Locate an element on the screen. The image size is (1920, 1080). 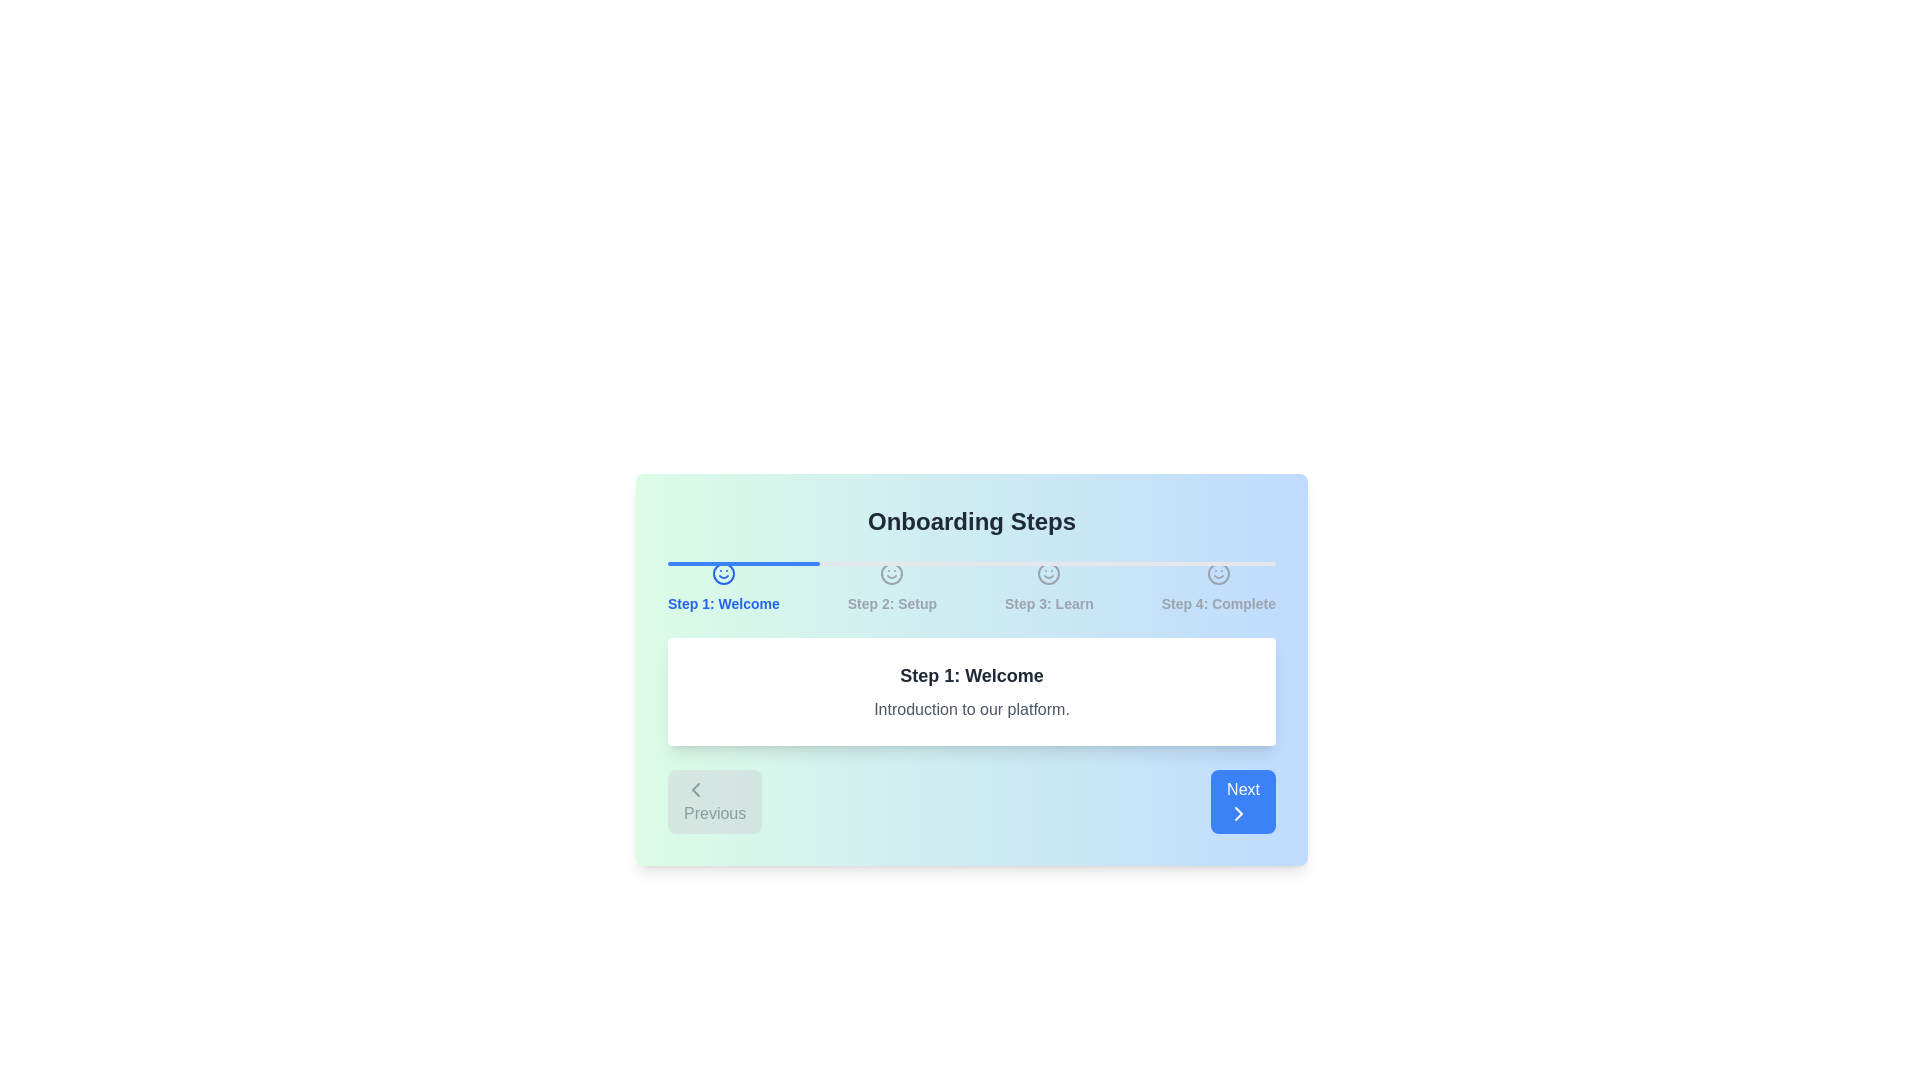
the rightward chevron SVG icon within the 'Next' button in the onboarding modal to prepare for forward navigation is located at coordinates (1238, 813).